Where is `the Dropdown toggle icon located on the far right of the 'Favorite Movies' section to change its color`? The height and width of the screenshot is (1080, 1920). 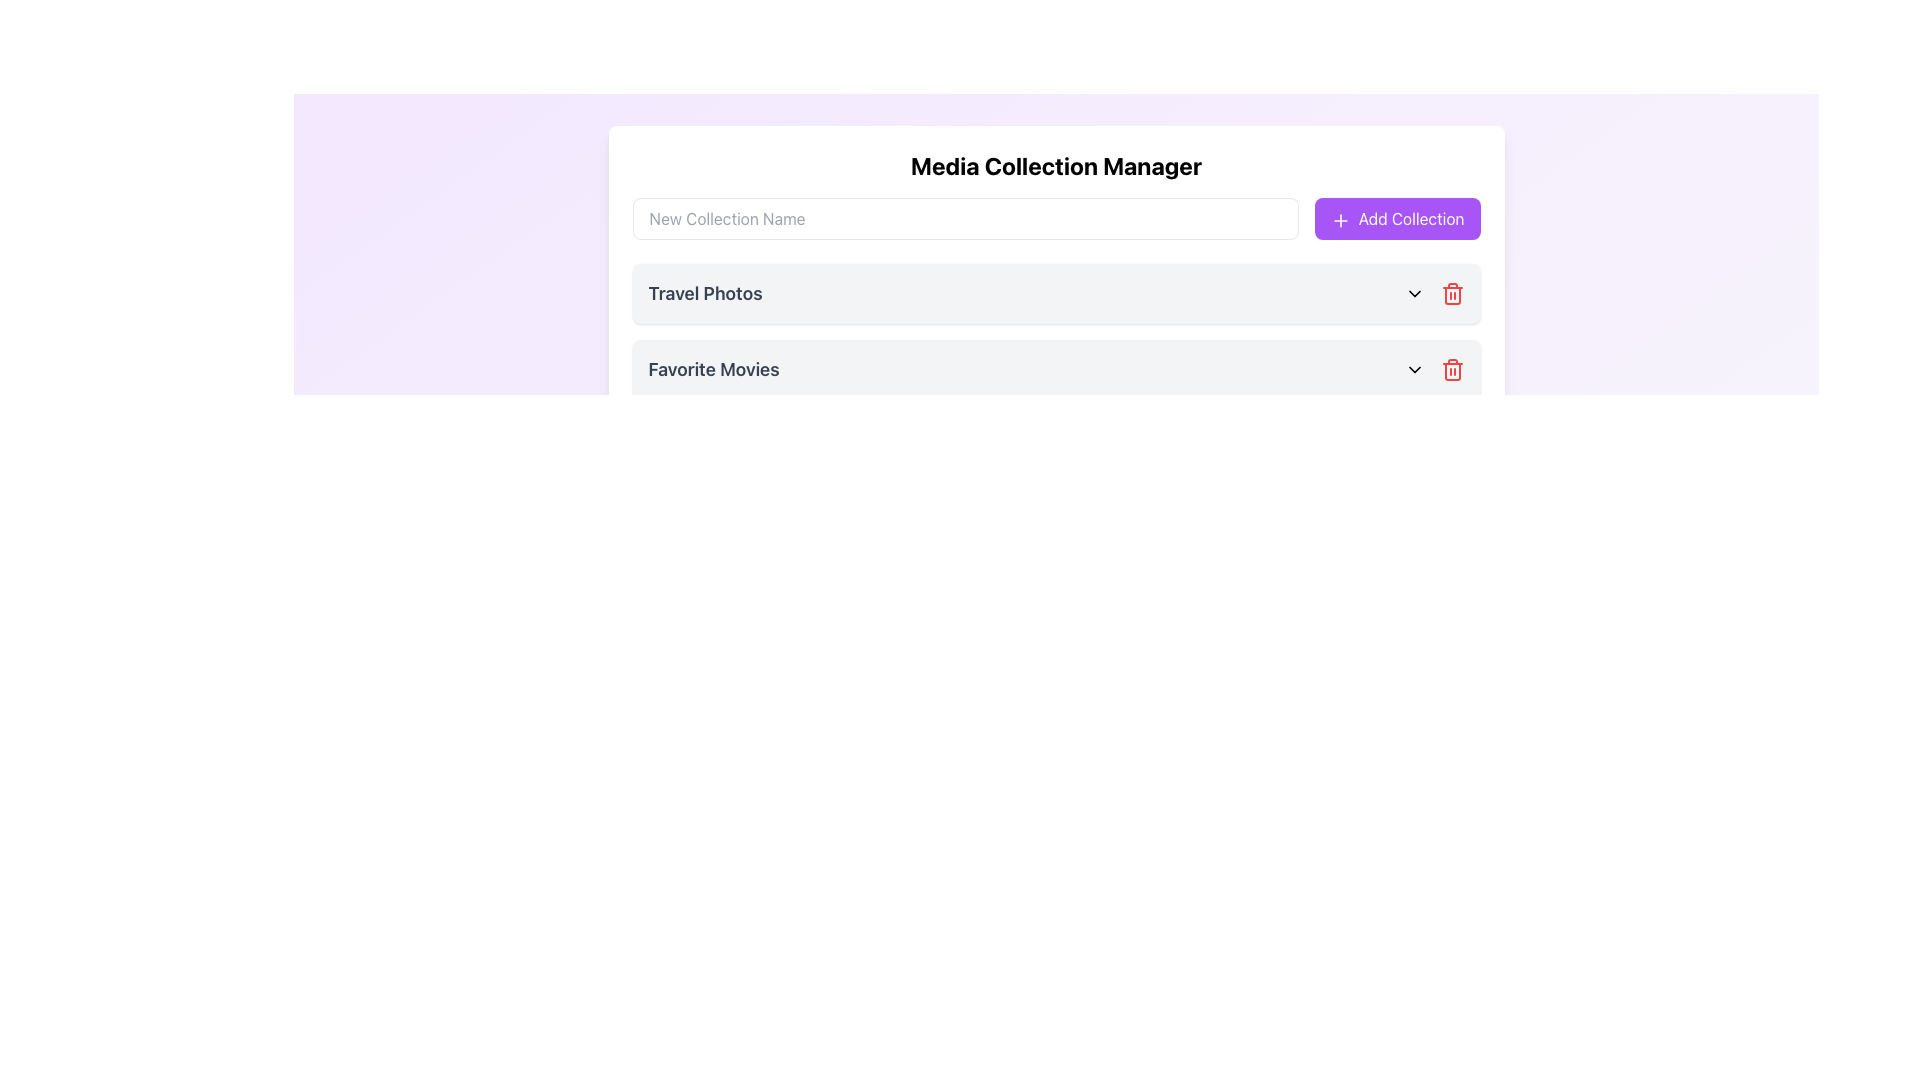 the Dropdown toggle icon located on the far right of the 'Favorite Movies' section to change its color is located at coordinates (1413, 370).